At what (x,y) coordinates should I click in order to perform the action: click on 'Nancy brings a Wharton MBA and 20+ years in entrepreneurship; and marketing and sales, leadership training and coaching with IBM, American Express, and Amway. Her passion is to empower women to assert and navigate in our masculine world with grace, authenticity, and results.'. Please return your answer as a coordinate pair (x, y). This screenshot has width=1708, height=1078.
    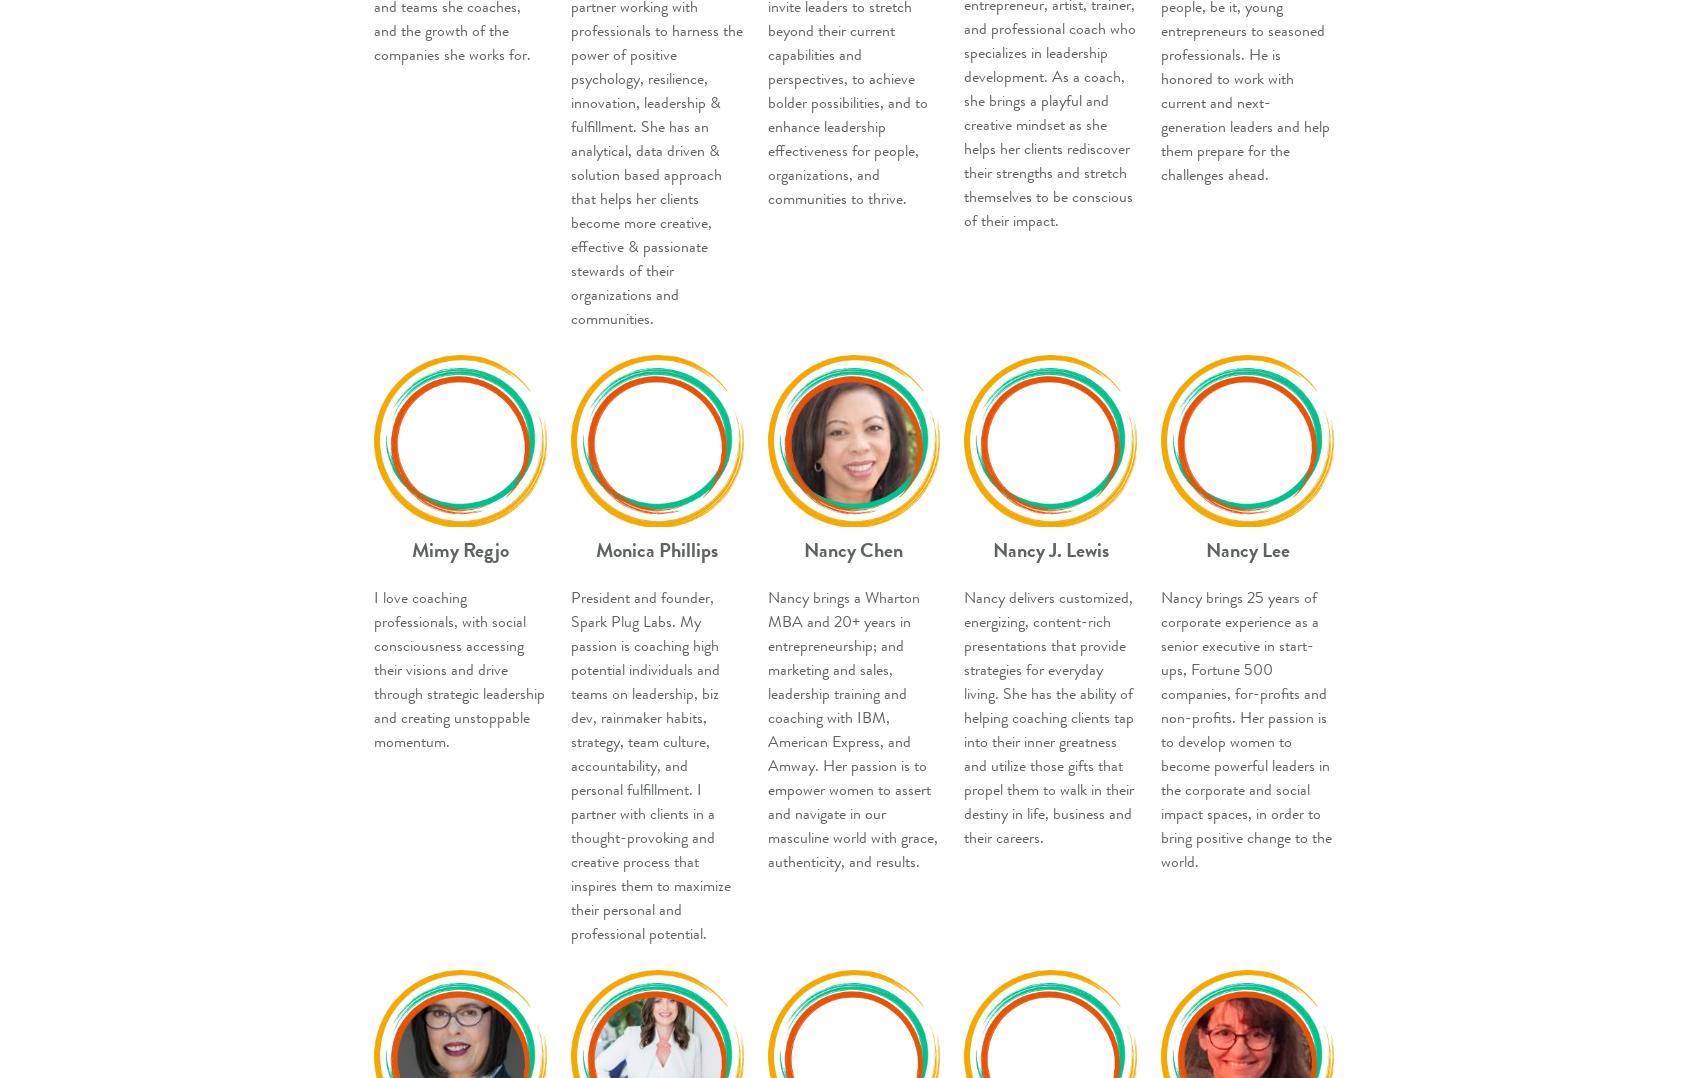
    Looking at the image, I should click on (851, 729).